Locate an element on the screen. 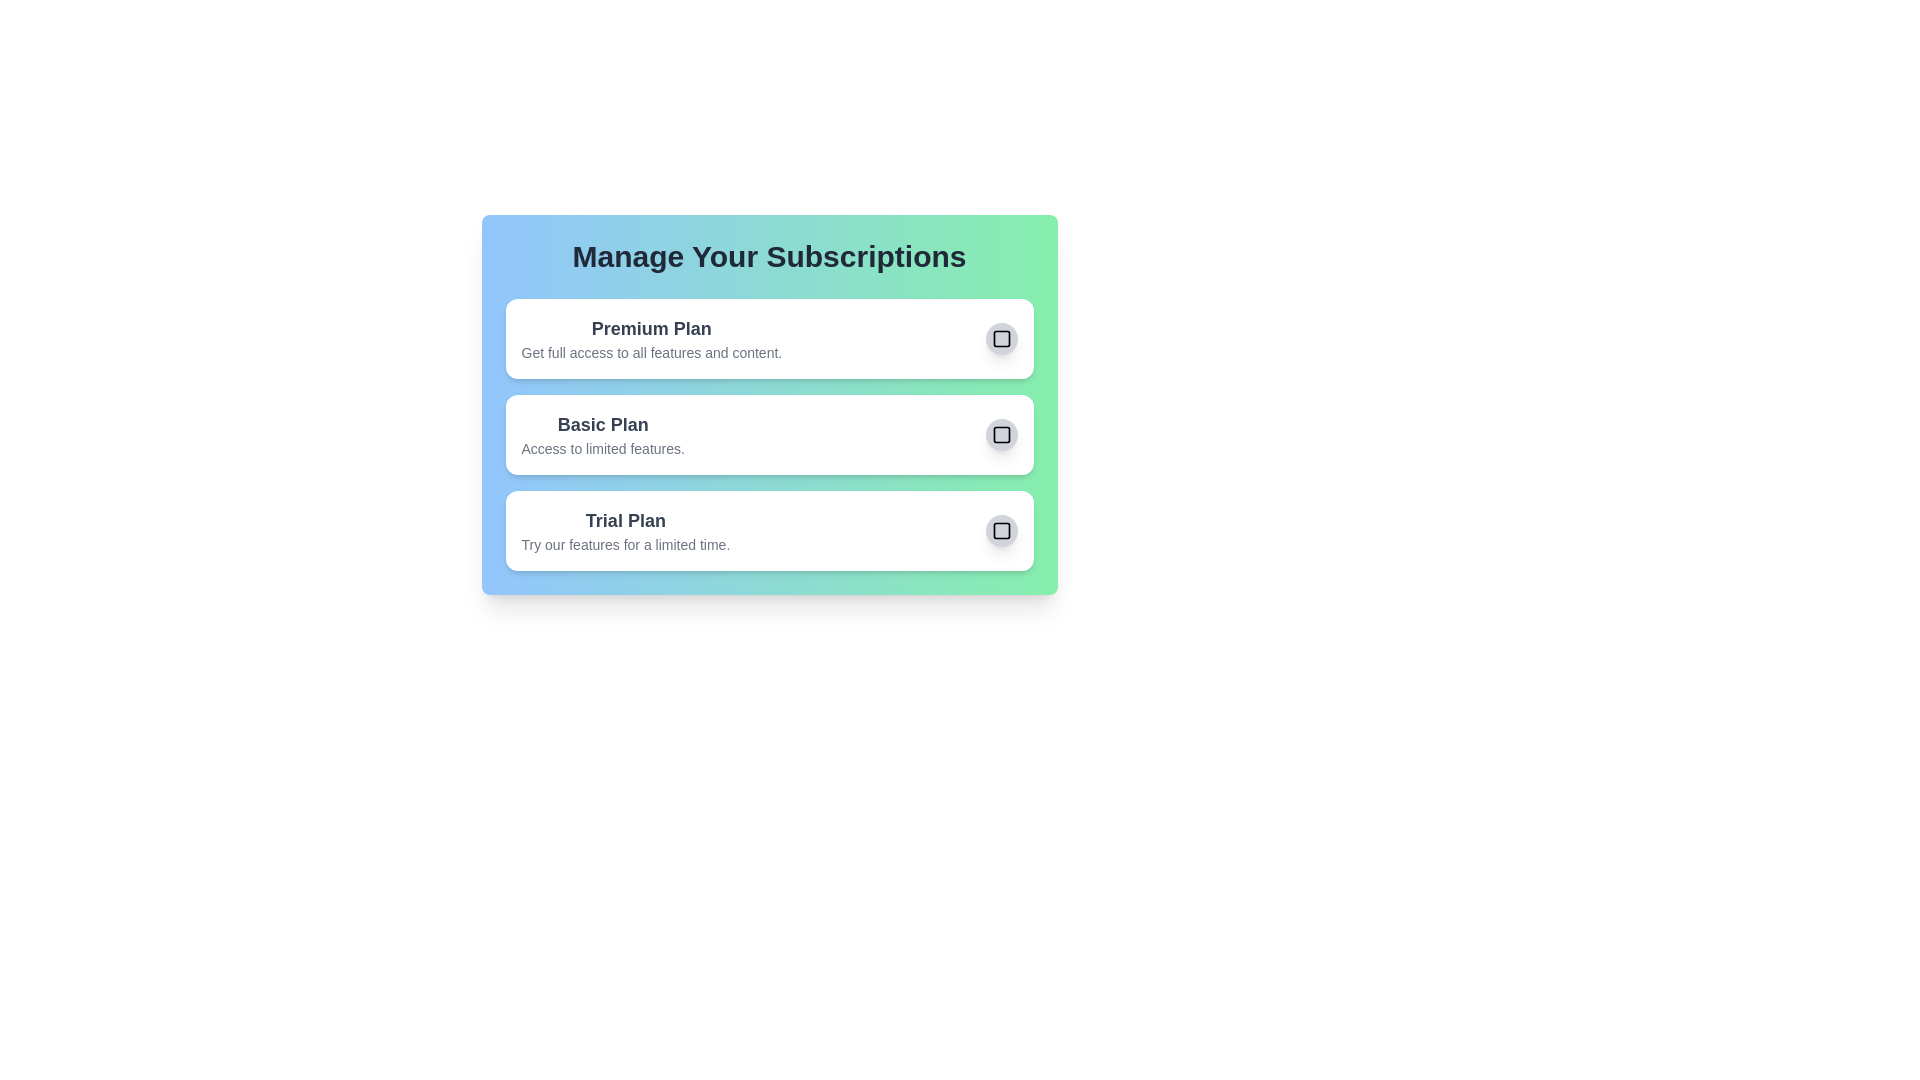  the interactive marker for the 'Premium Plan' subscription option, which is the topmost square in the vertical list of subscription plans is located at coordinates (1001, 338).